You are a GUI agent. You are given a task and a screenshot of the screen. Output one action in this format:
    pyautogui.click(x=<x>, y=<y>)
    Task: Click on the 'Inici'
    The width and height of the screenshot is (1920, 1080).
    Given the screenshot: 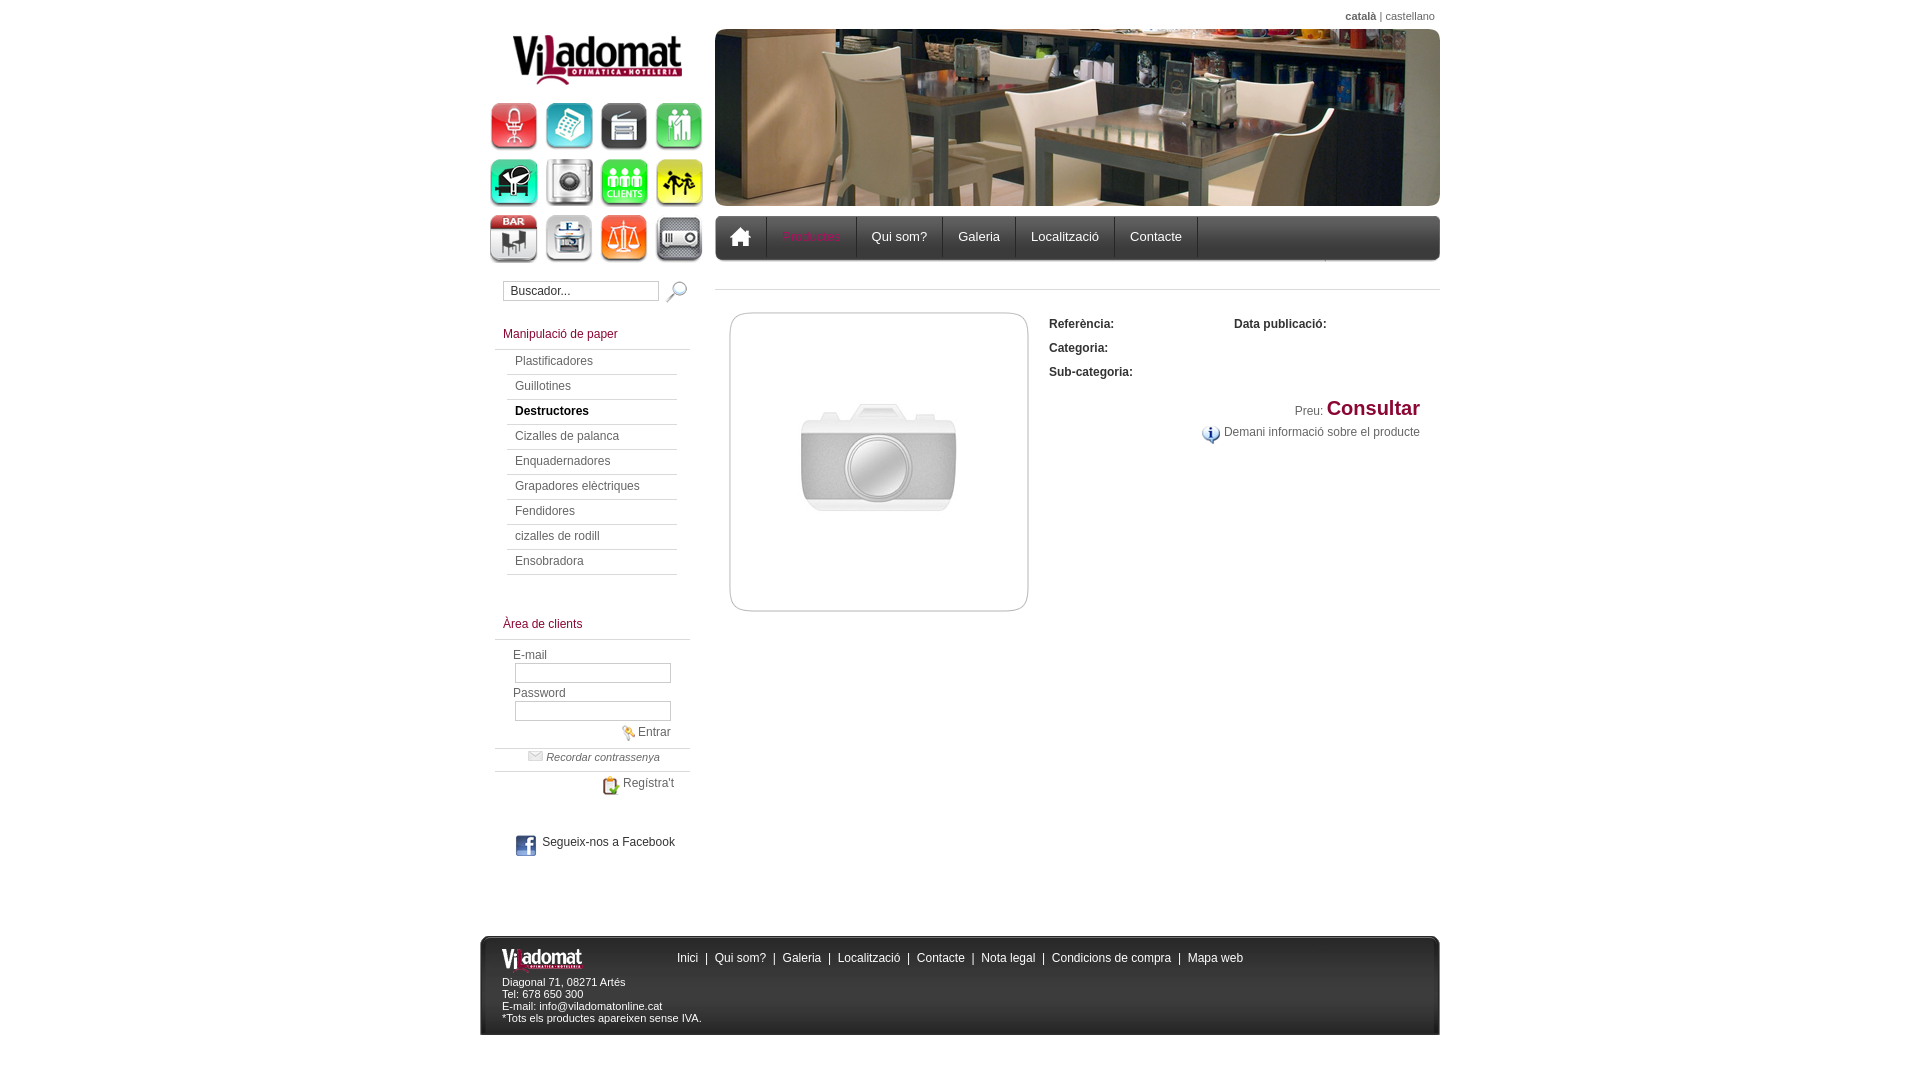 What is the action you would take?
    pyautogui.click(x=687, y=956)
    